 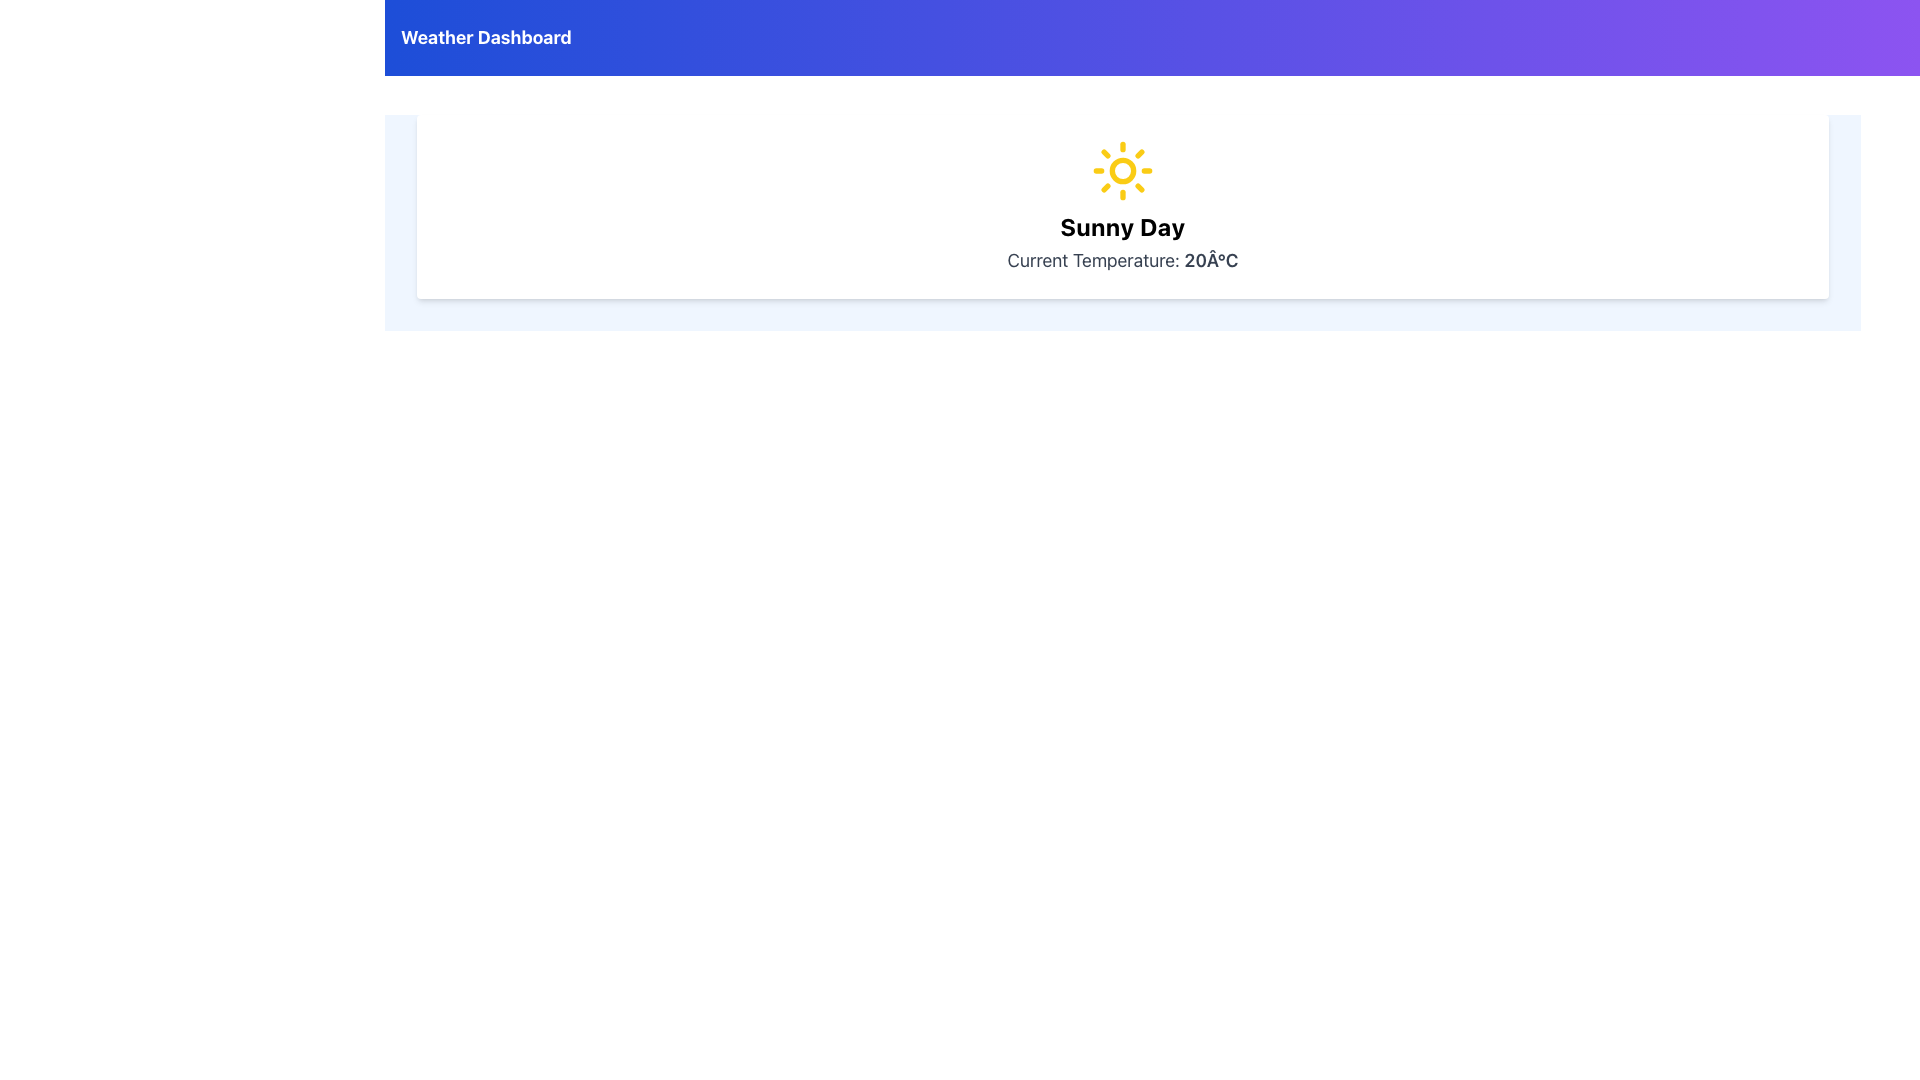 What do you see at coordinates (1210, 259) in the screenshot?
I see `the static text displaying '20°C', which is part of the line labeled 'Current Temperature:', located at the right end of this line` at bounding box center [1210, 259].